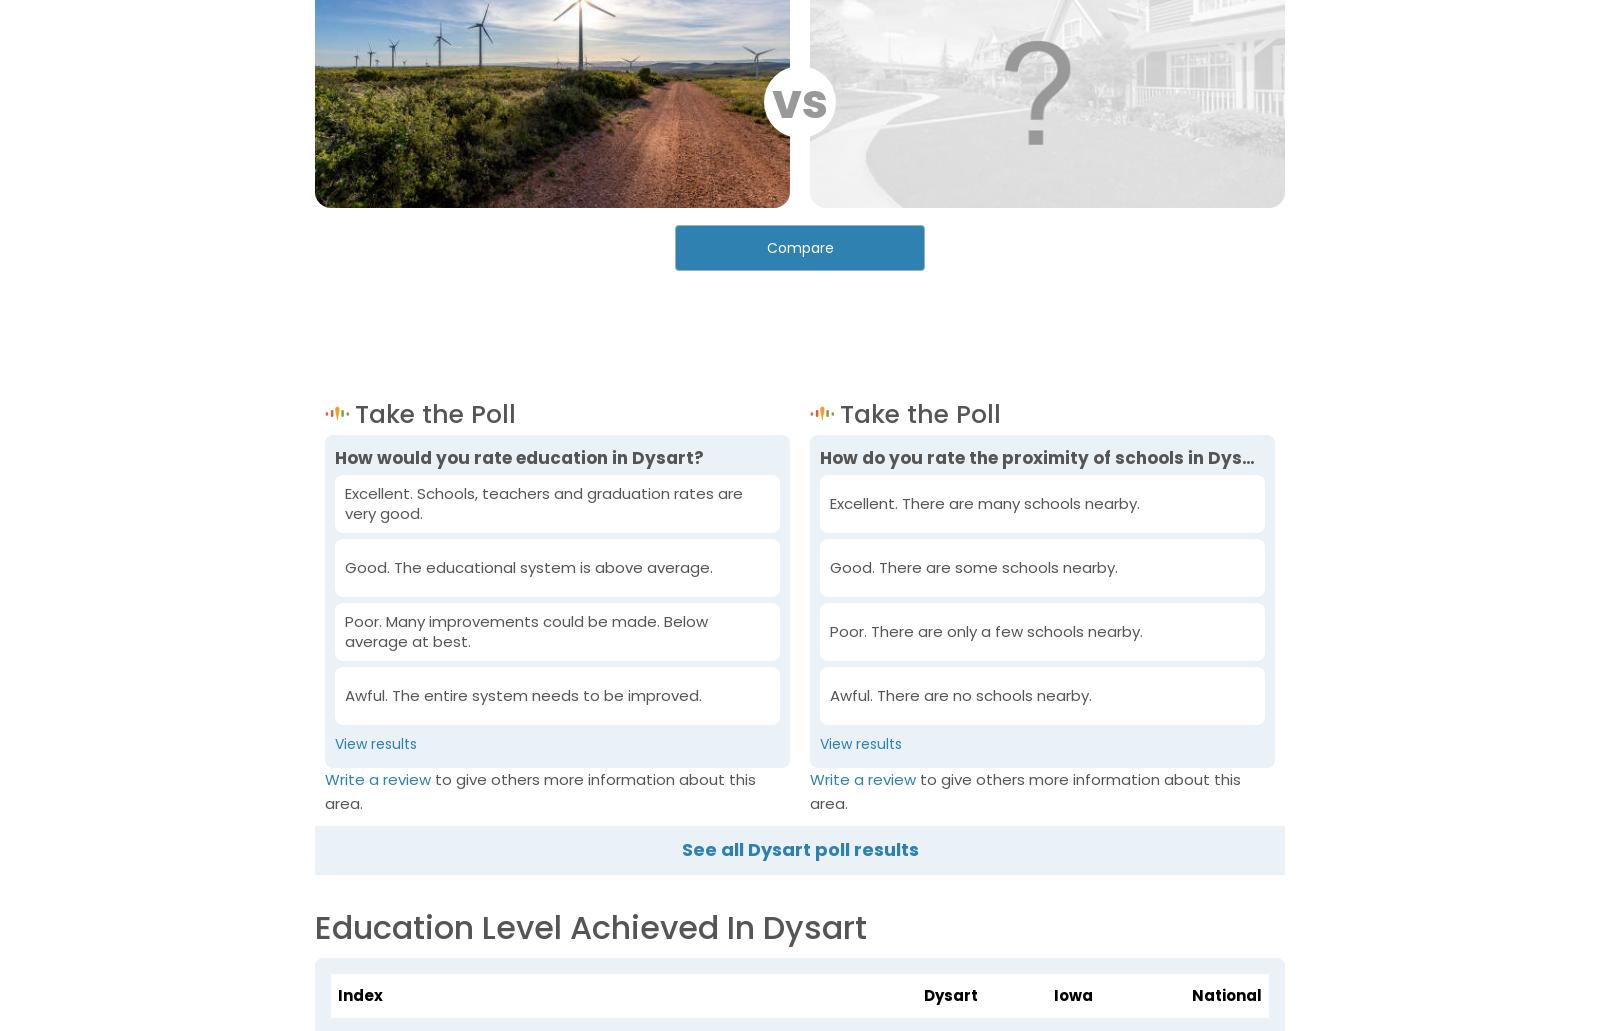 The height and width of the screenshot is (1031, 1600). What do you see at coordinates (959, 695) in the screenshot?
I see `'Awful. There are no schools nearby.'` at bounding box center [959, 695].